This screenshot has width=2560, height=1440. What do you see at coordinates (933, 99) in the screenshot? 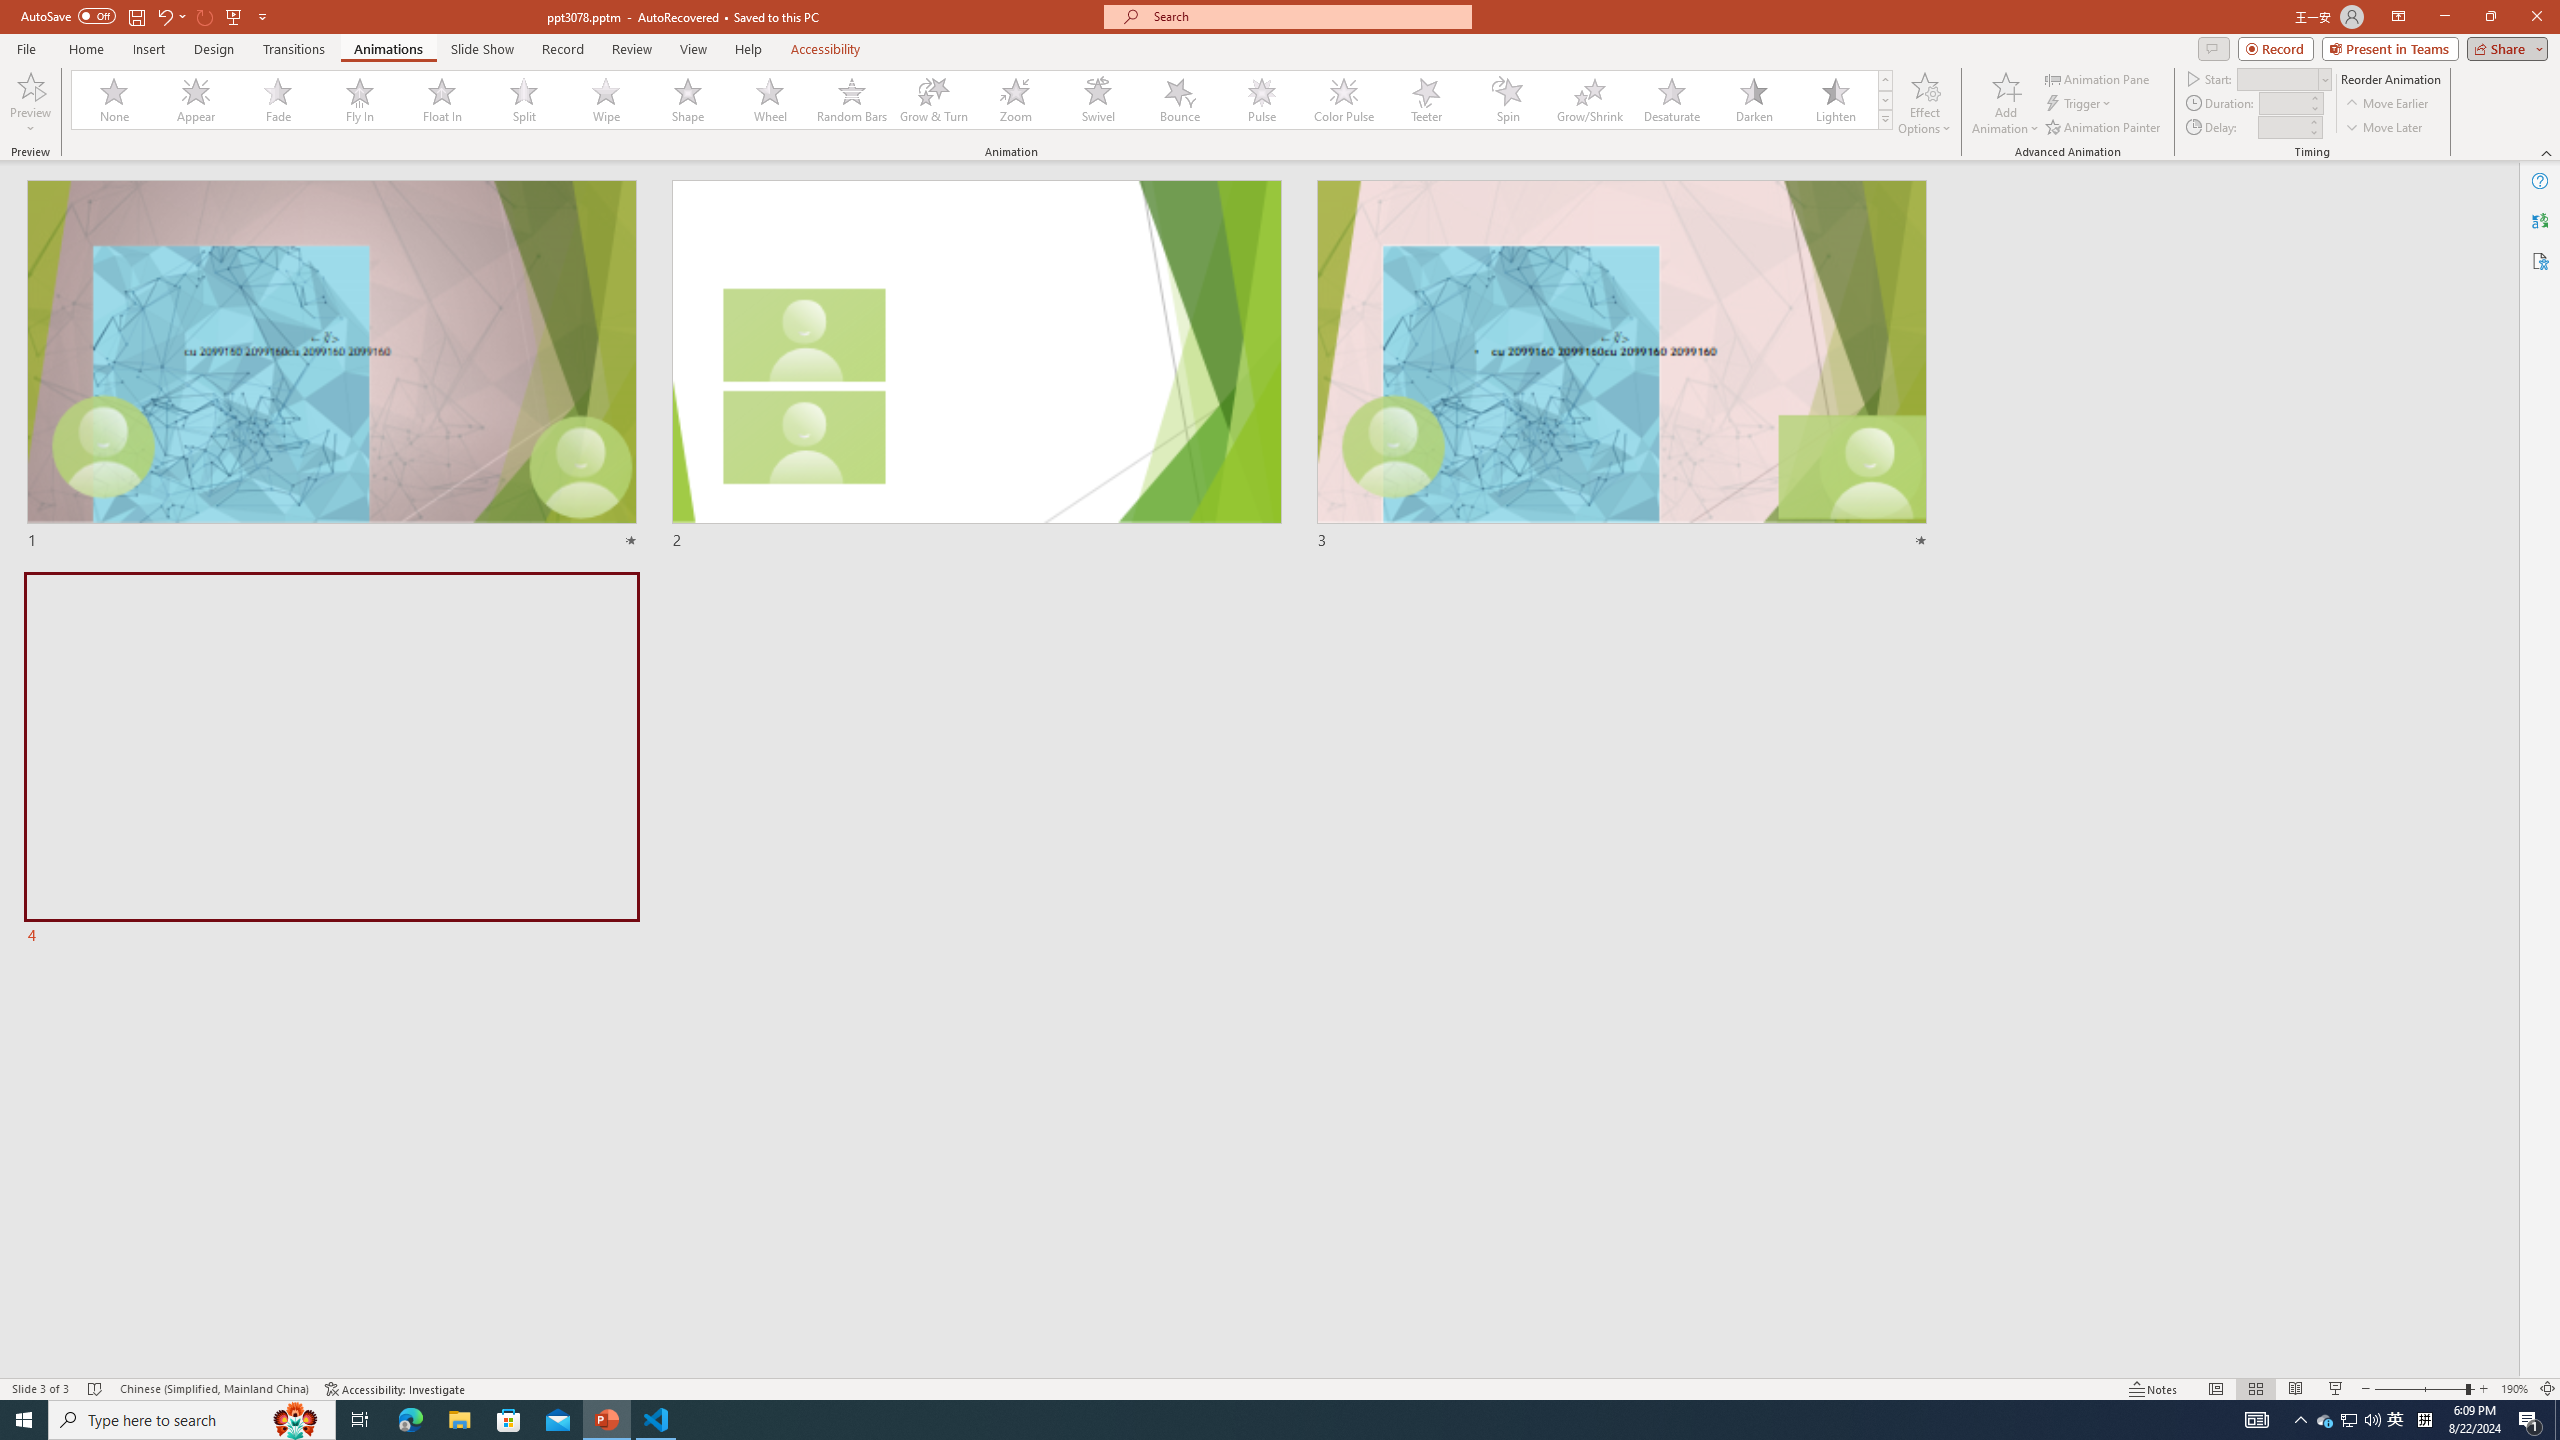
I see `'Grow & Turn'` at bounding box center [933, 99].